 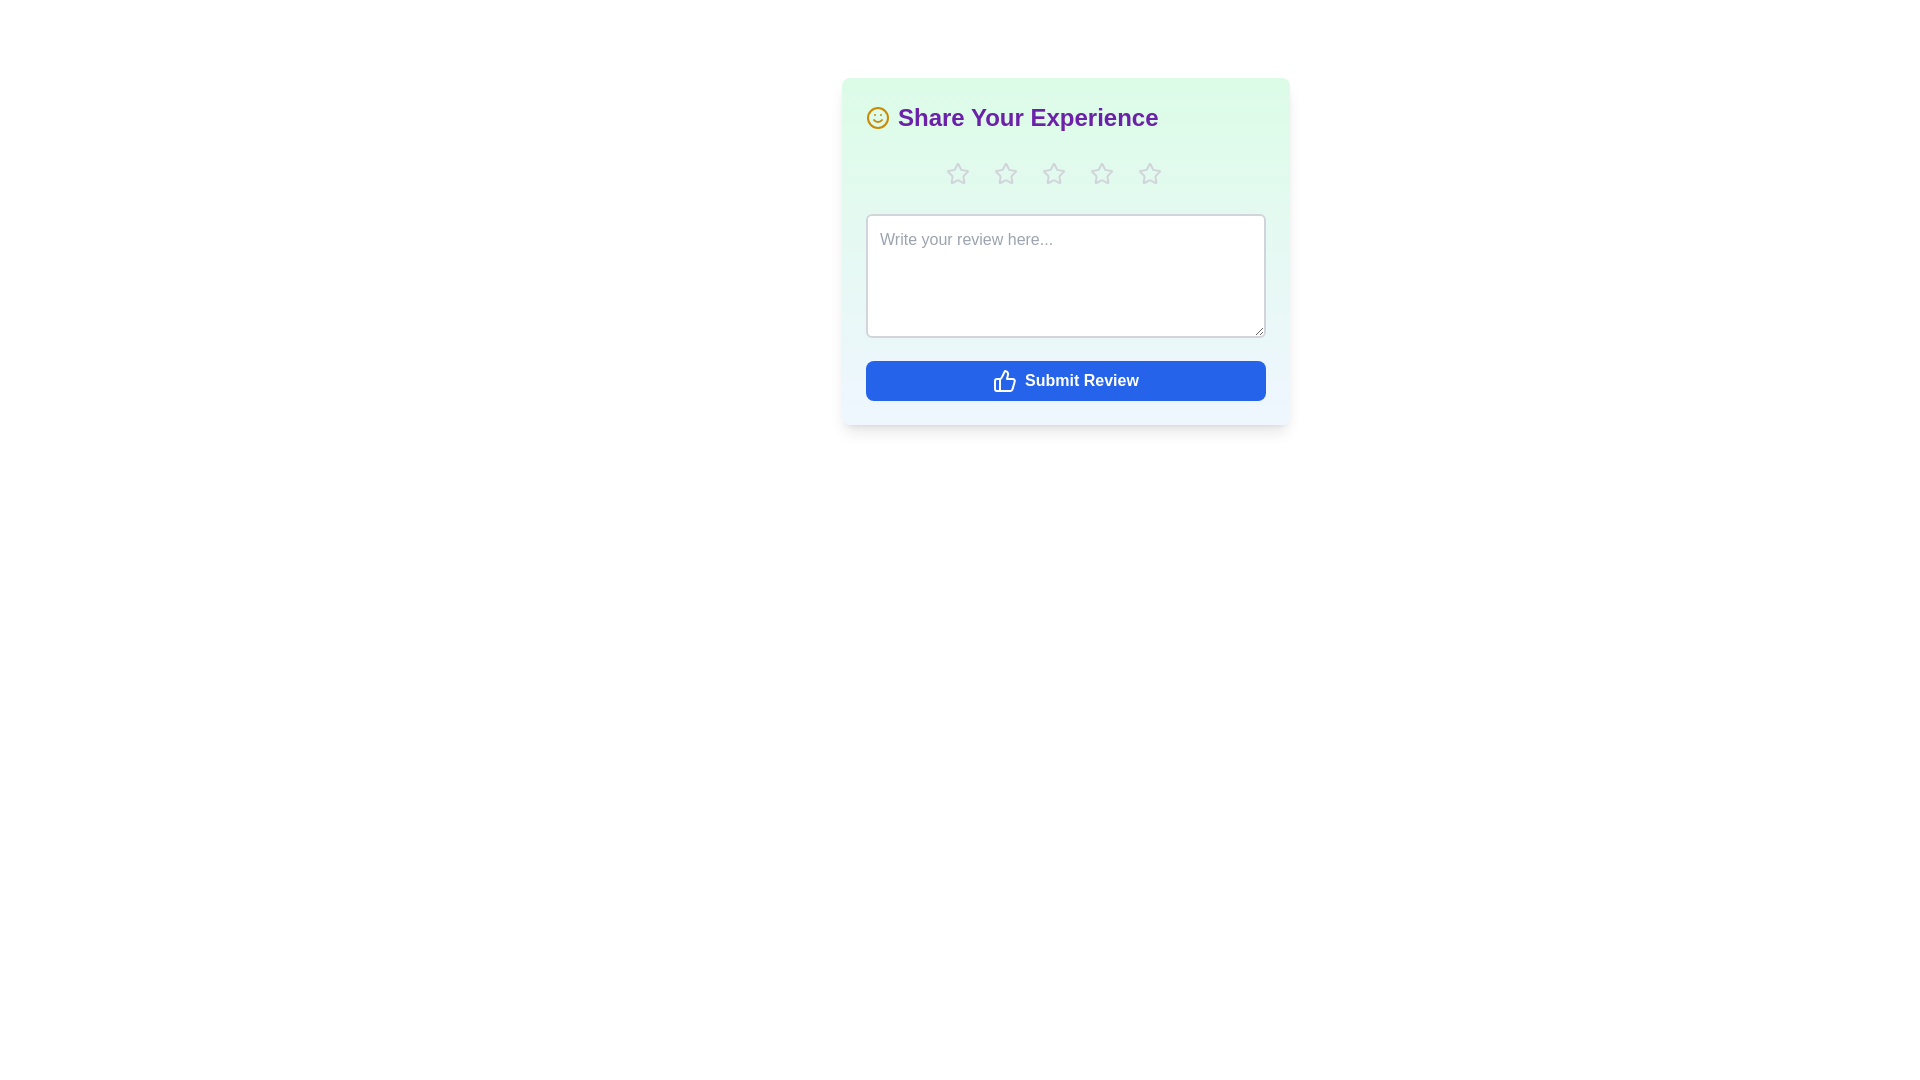 What do you see at coordinates (1064, 381) in the screenshot?
I see `'Submit Review' button to submit the review` at bounding box center [1064, 381].